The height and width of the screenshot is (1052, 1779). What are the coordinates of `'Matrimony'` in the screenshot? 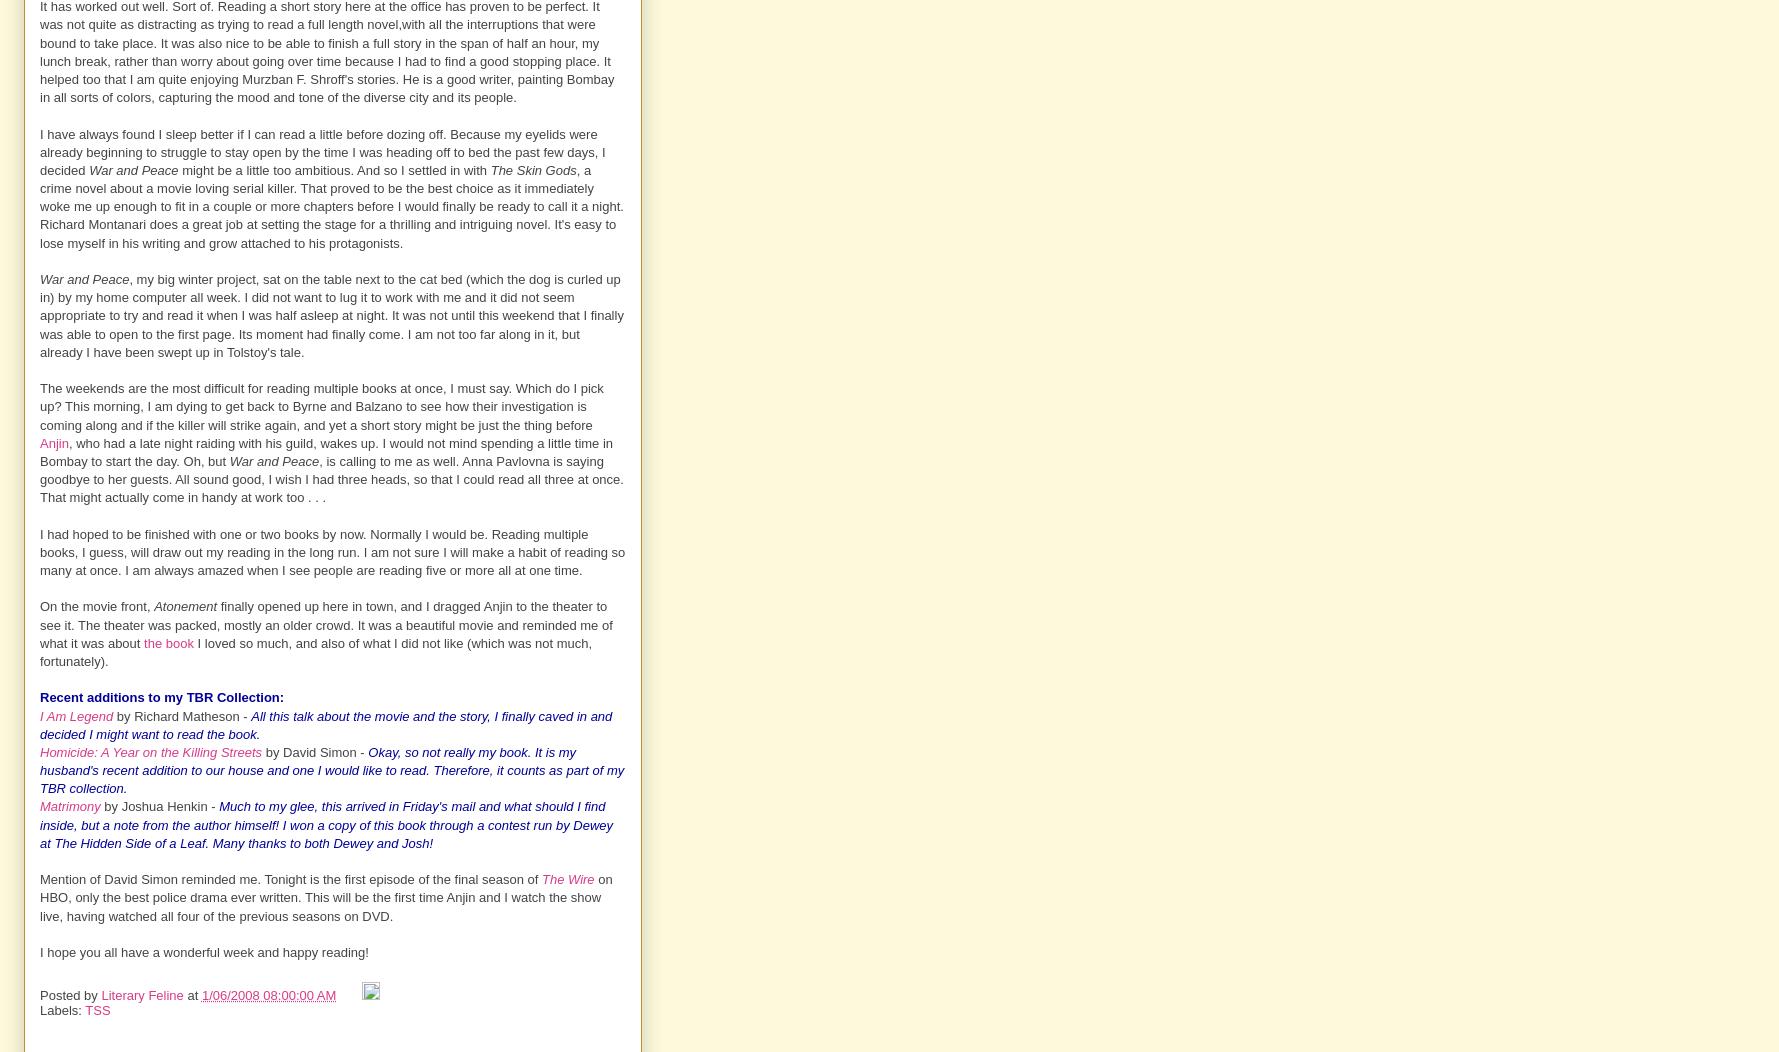 It's located at (68, 806).